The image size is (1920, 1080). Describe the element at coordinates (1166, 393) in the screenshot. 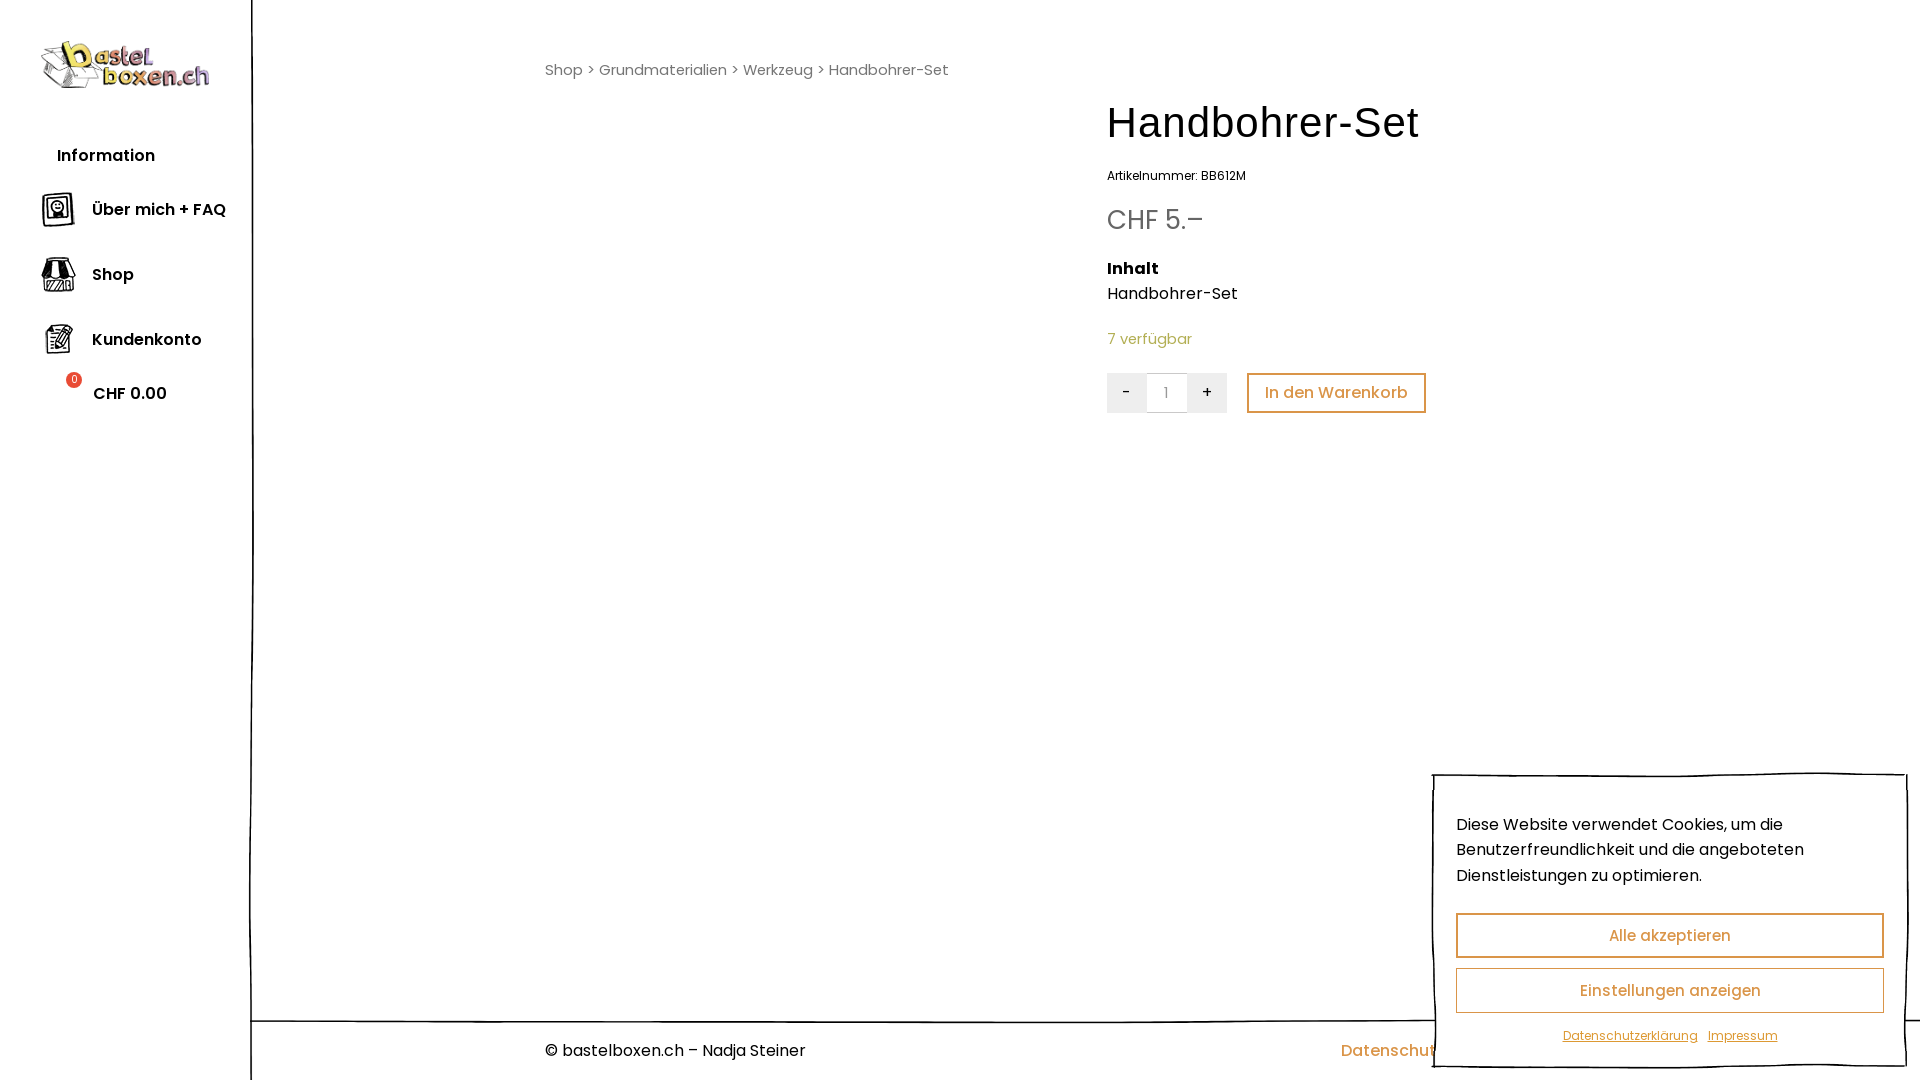

I see `'Qty'` at that location.